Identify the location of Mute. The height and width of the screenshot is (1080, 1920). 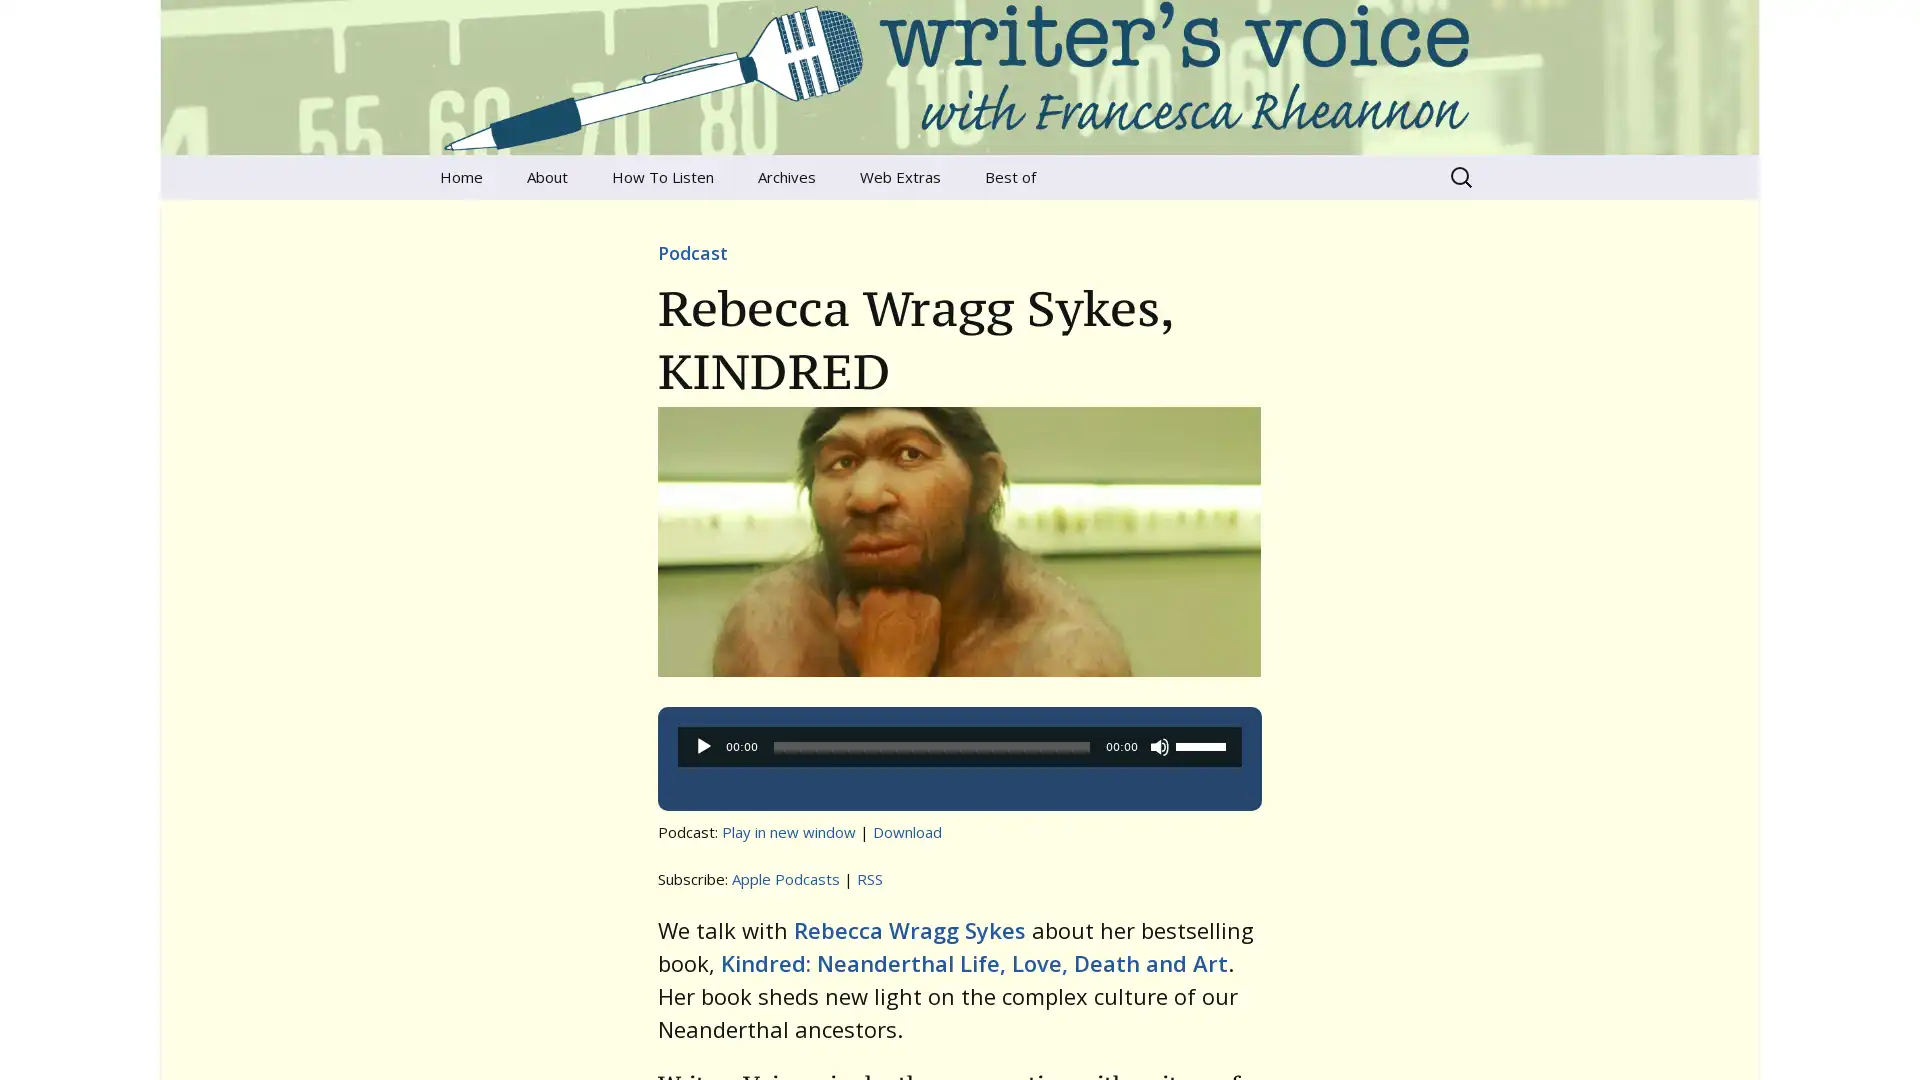
(1160, 747).